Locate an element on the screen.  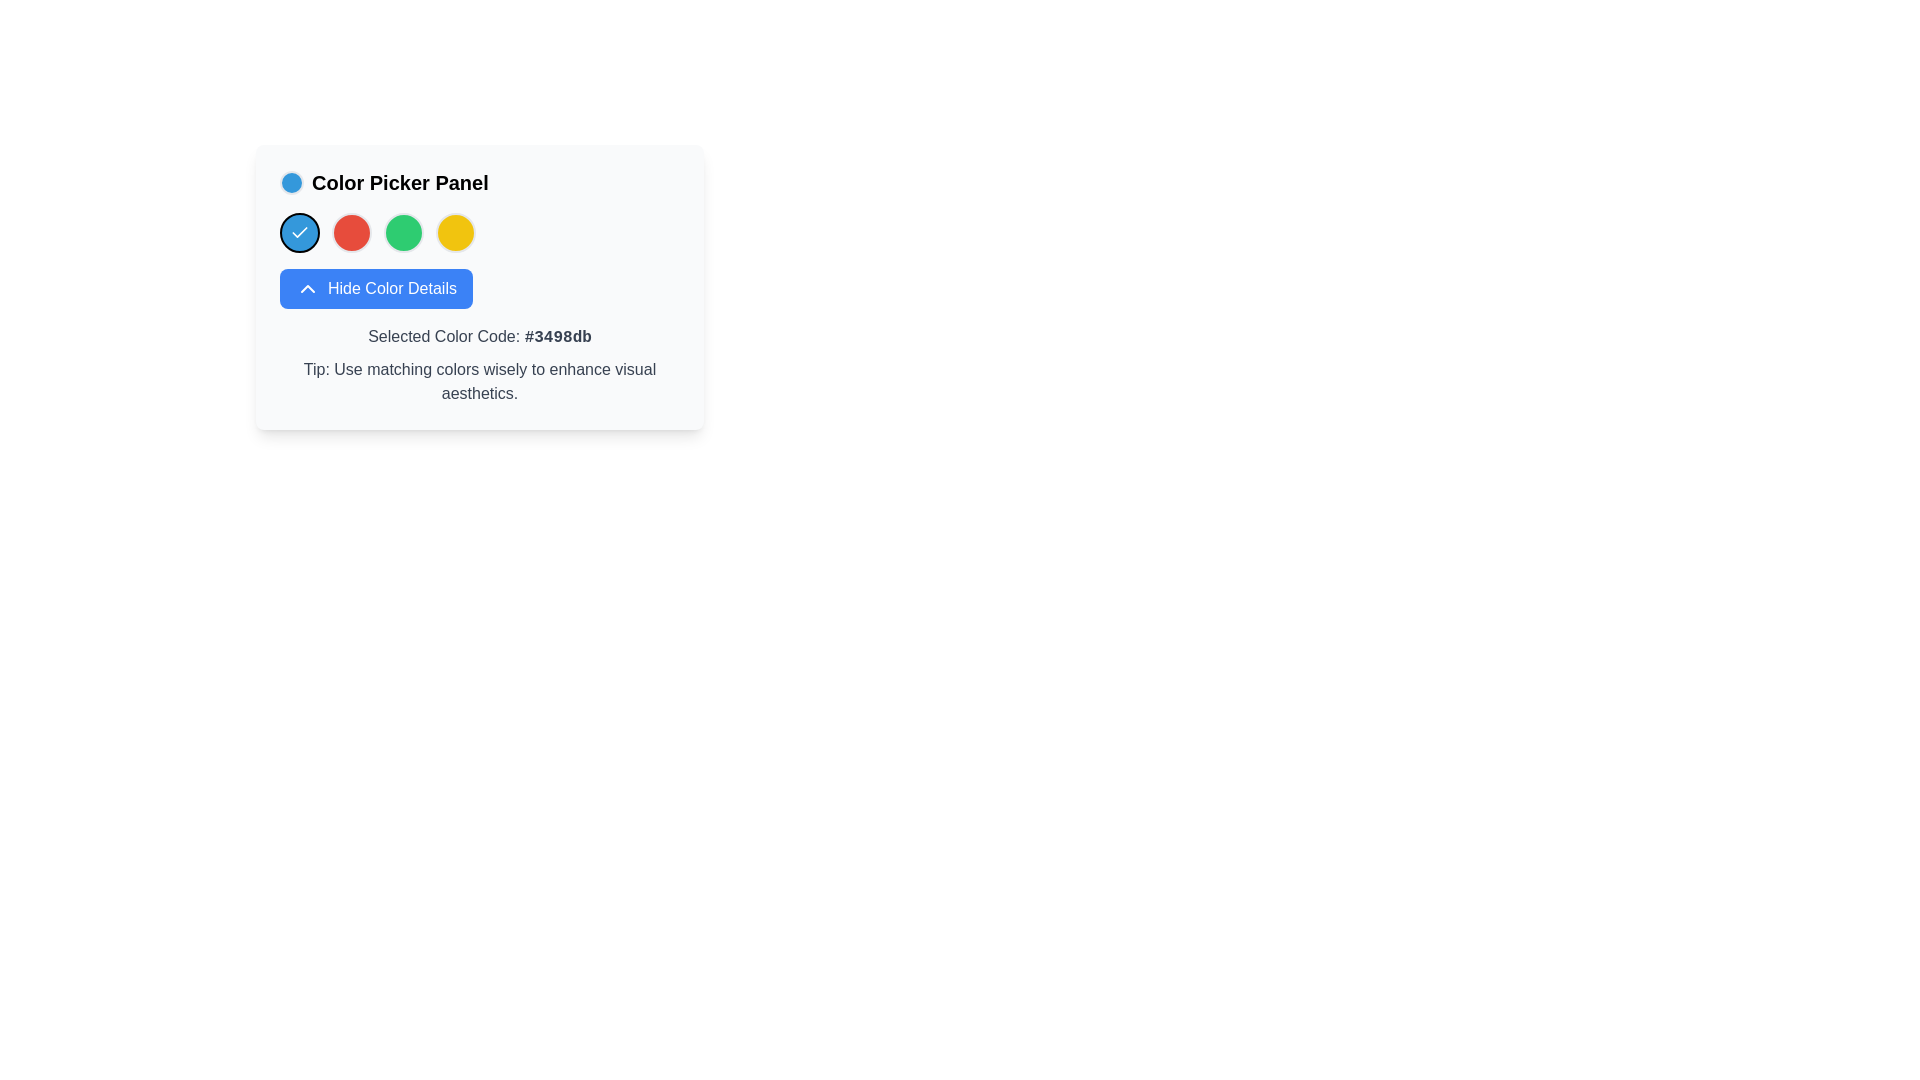
the first circular button in the color picker panel is located at coordinates (298, 231).